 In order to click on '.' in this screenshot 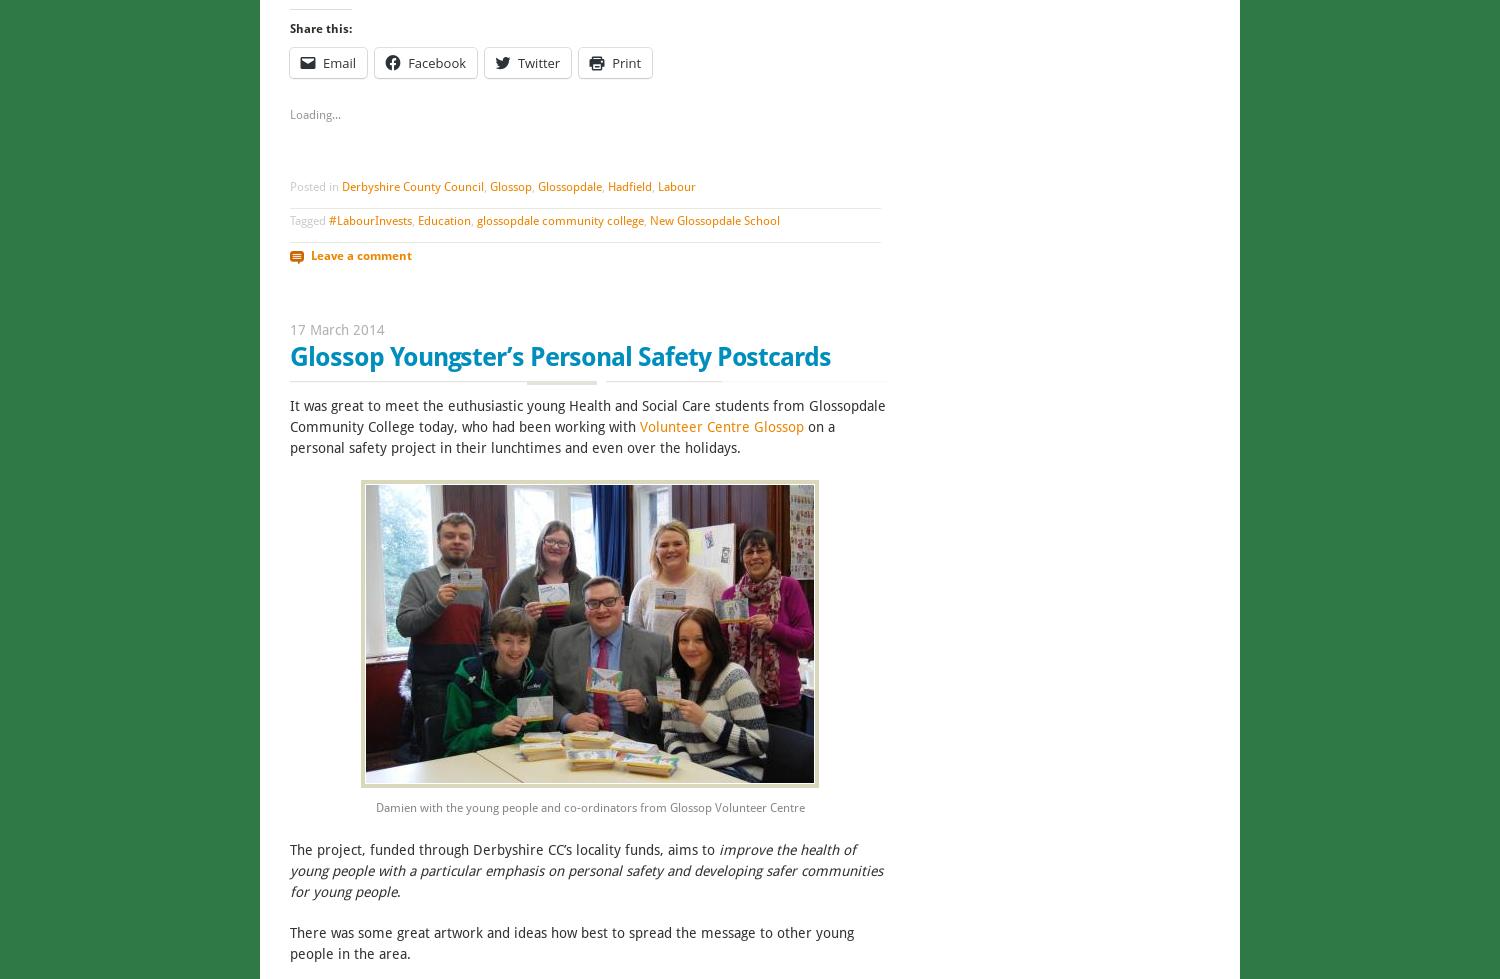, I will do `click(399, 889)`.